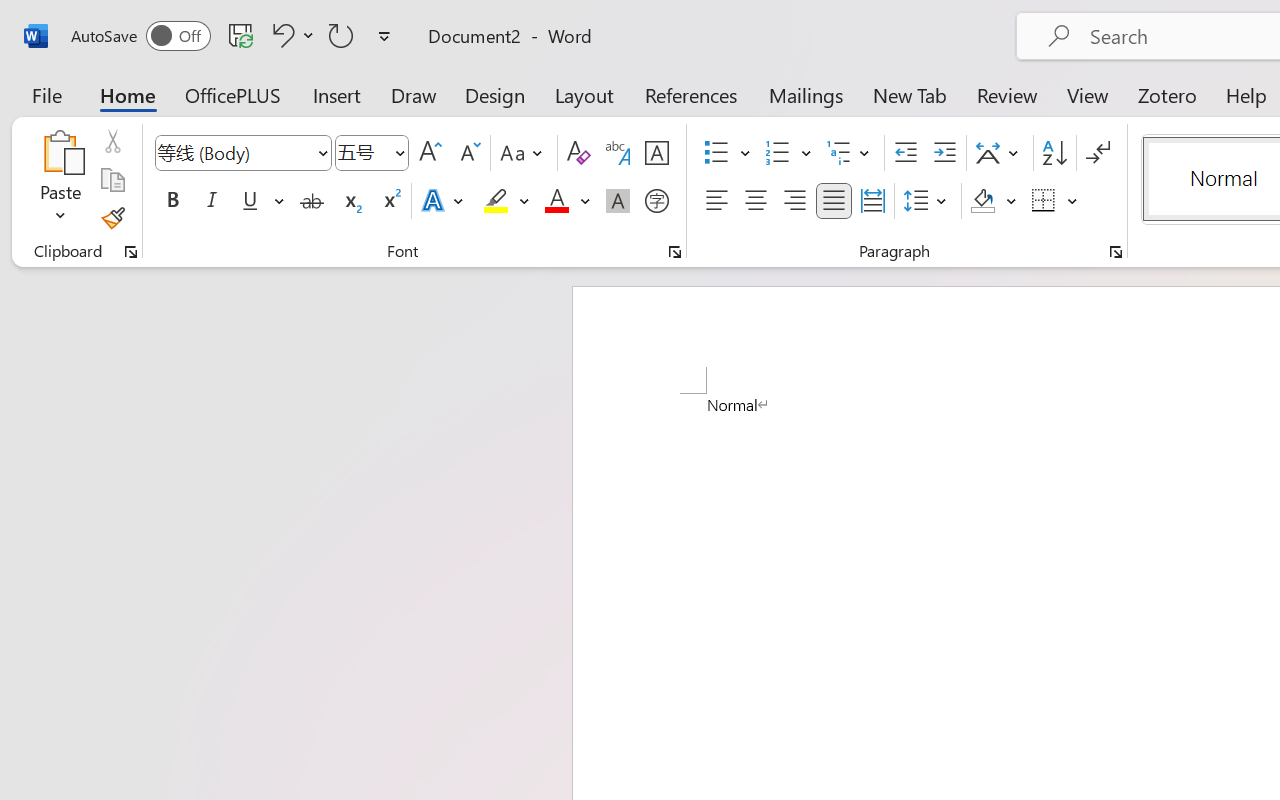 This screenshot has width=1280, height=800. What do you see at coordinates (311, 201) in the screenshot?
I see `'Strikethrough'` at bounding box center [311, 201].